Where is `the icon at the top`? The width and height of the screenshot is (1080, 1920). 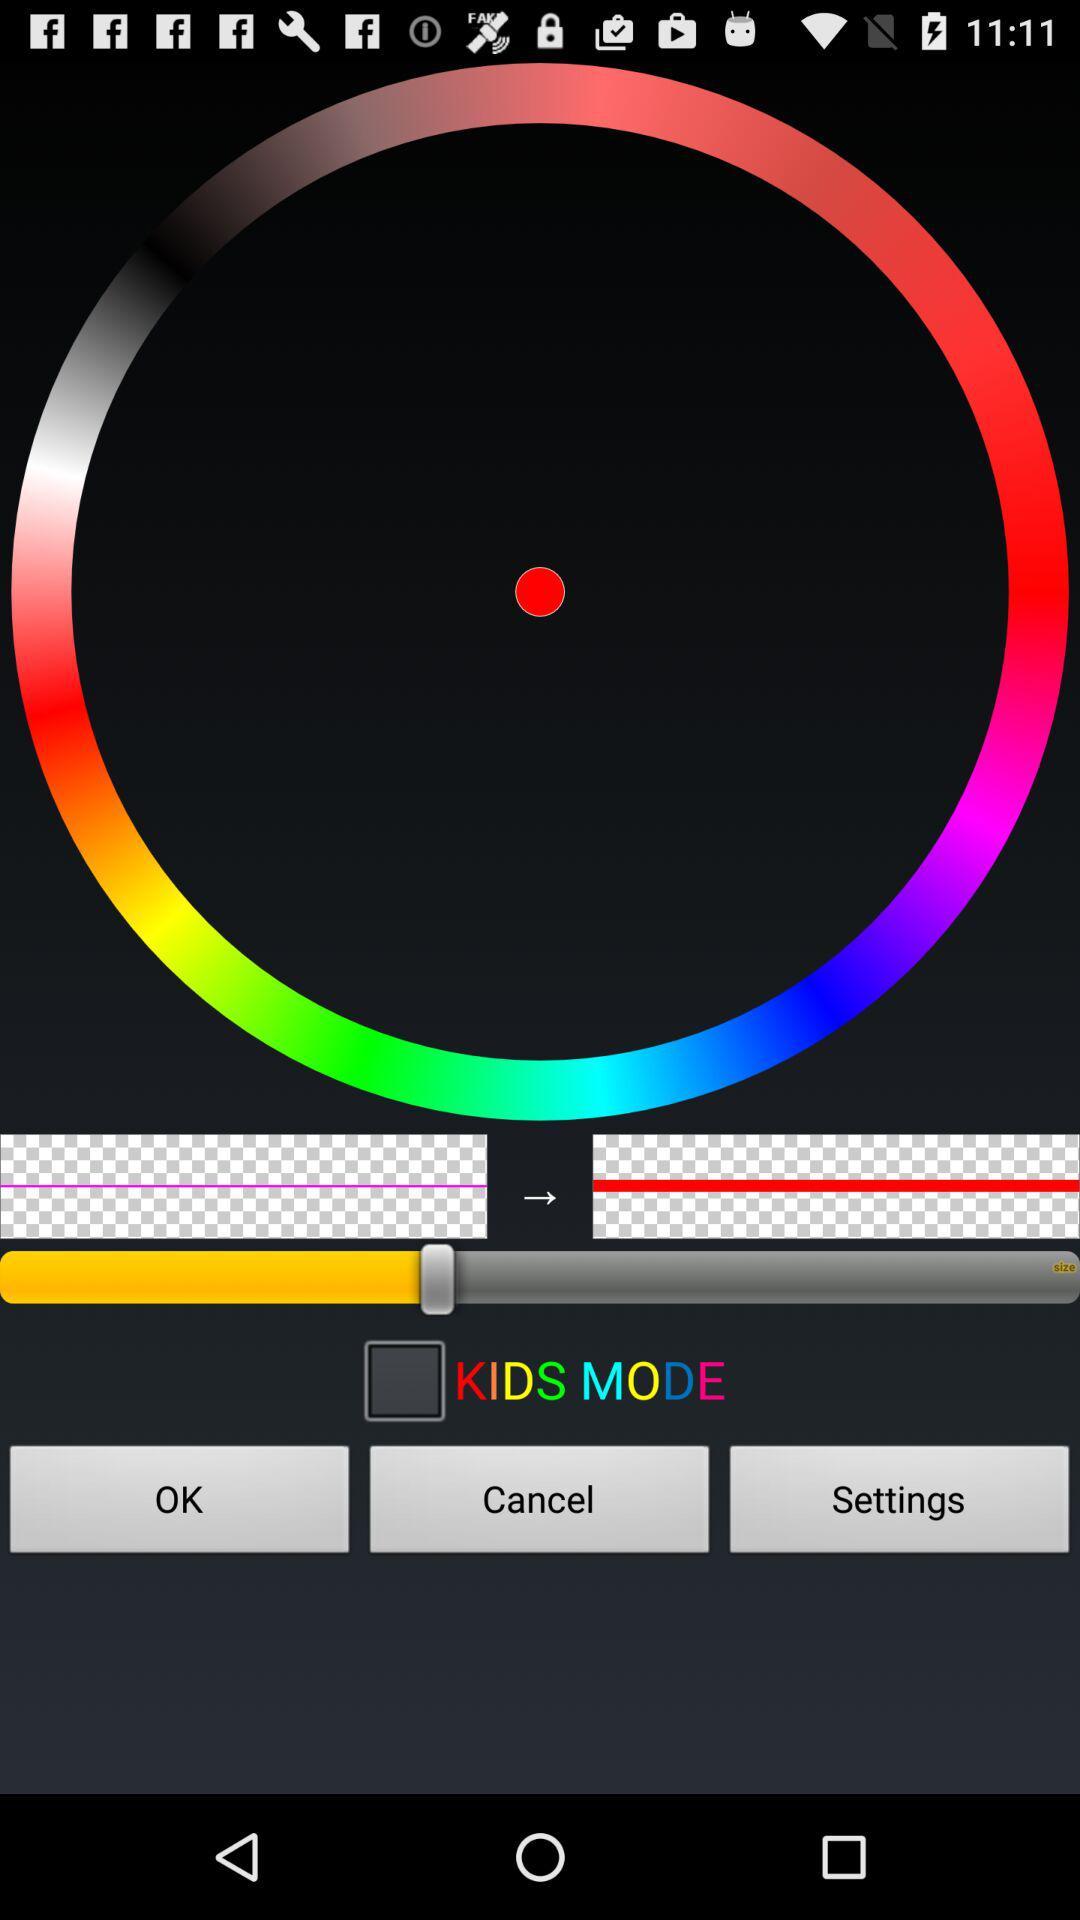
the icon at the top is located at coordinates (540, 590).